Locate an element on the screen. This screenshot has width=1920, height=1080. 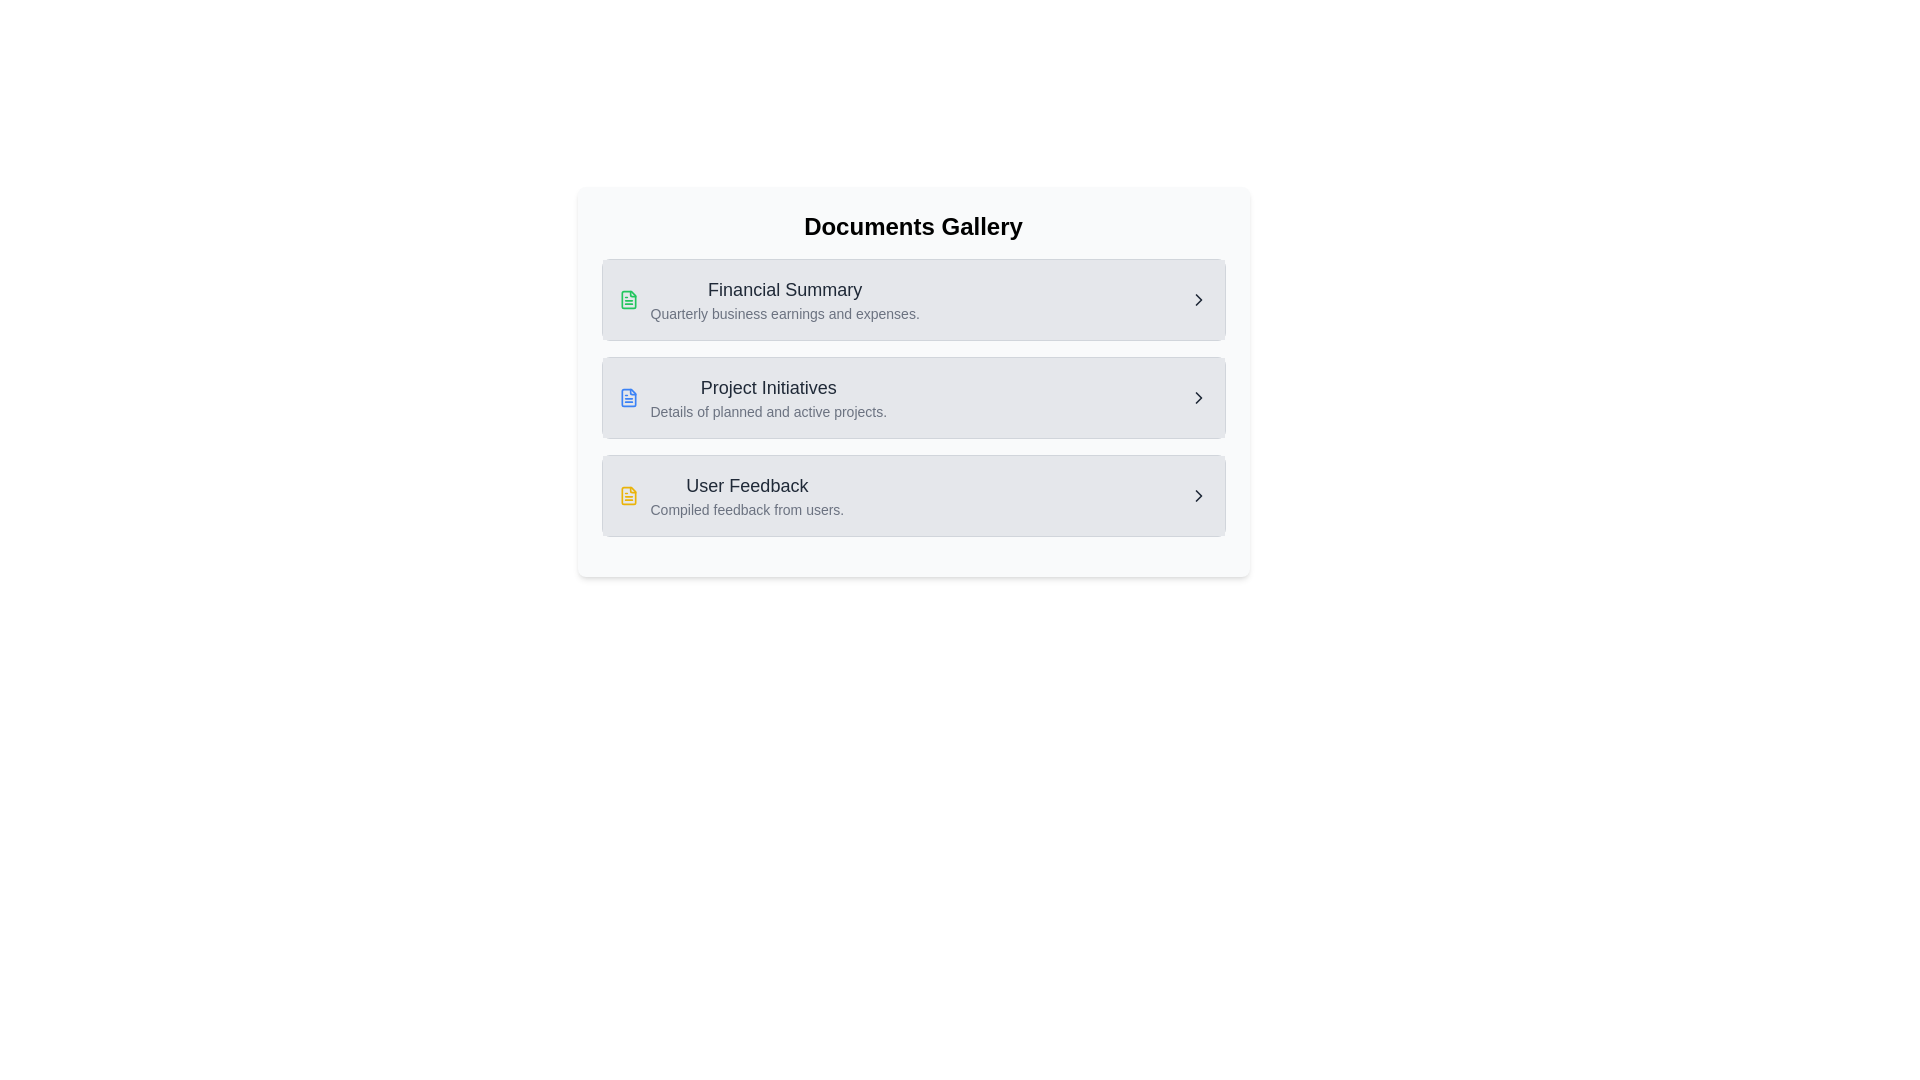
text presented by the 'User Feedback' element, which is the third entry in a vertical list under 'Financial Summary' and 'Project Initiatives' is located at coordinates (746, 495).